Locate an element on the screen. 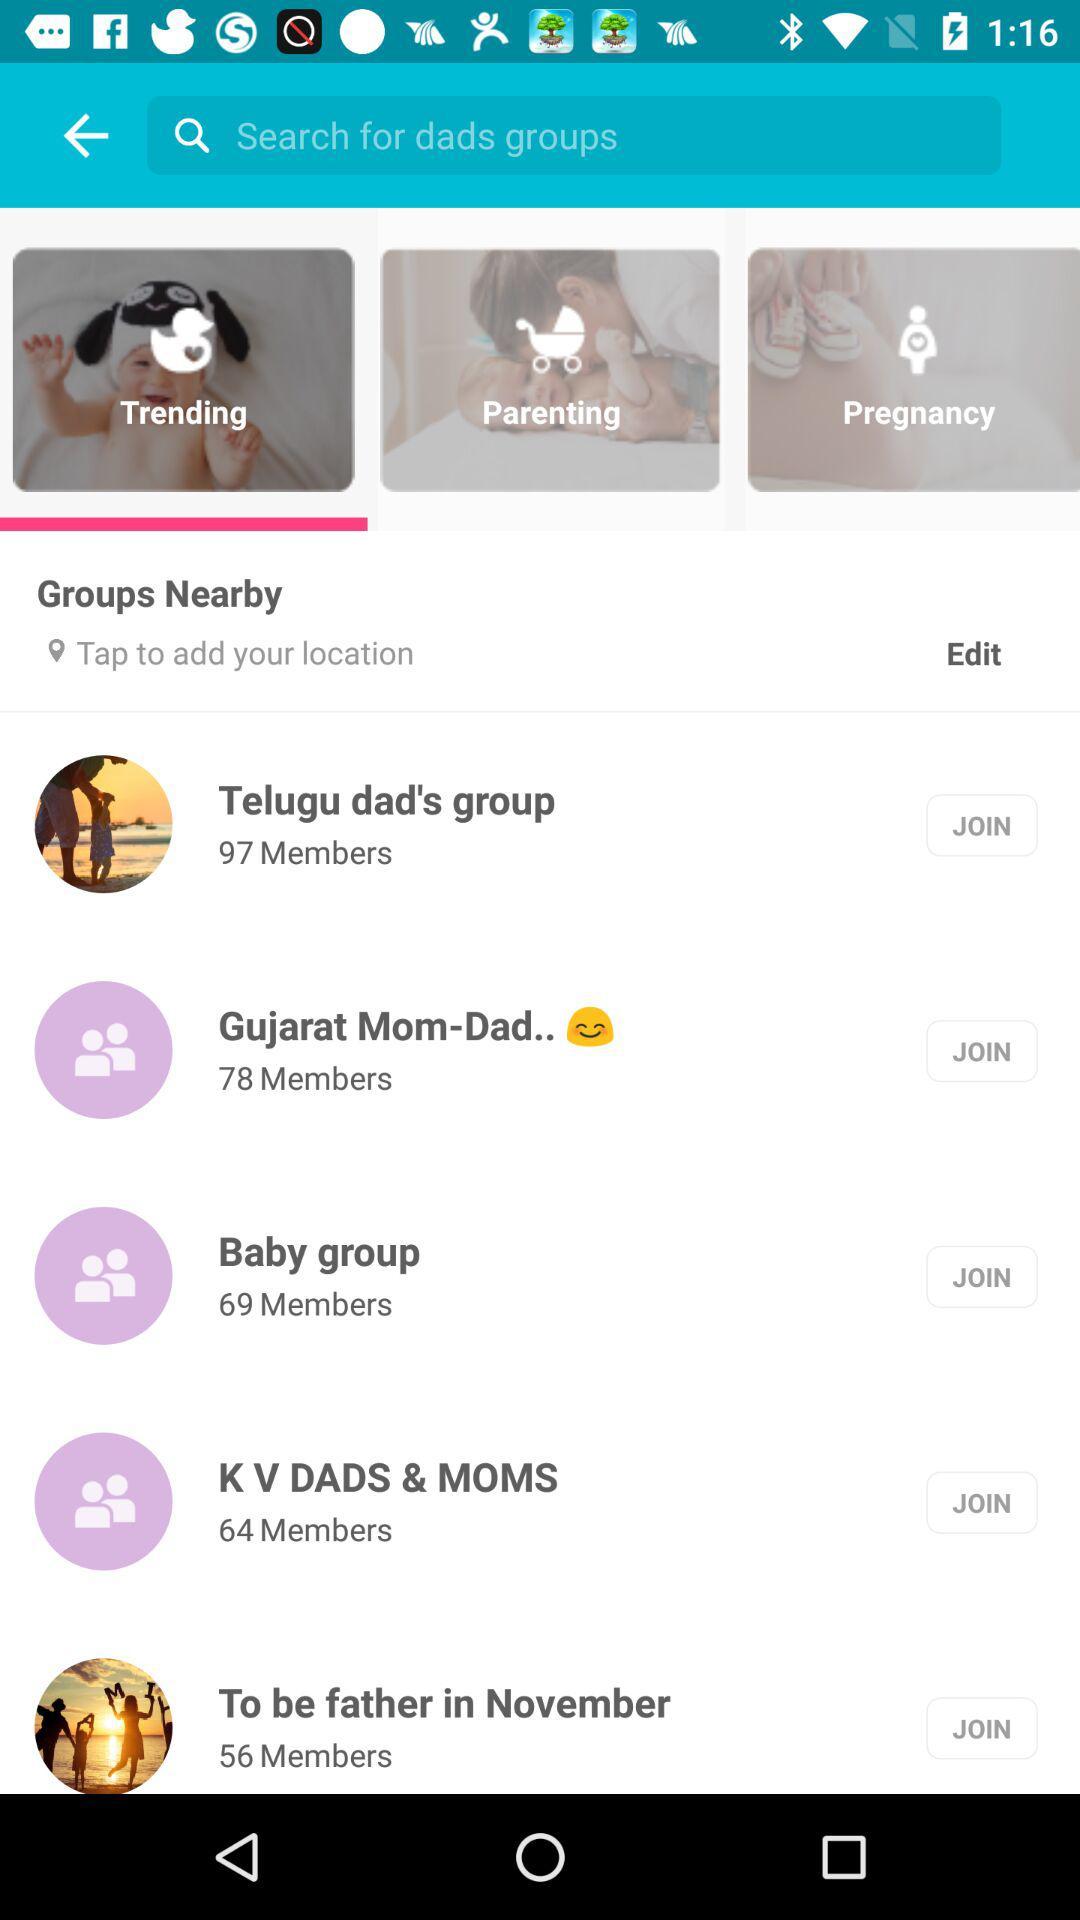  the icon next to the members icon is located at coordinates (235, 1076).